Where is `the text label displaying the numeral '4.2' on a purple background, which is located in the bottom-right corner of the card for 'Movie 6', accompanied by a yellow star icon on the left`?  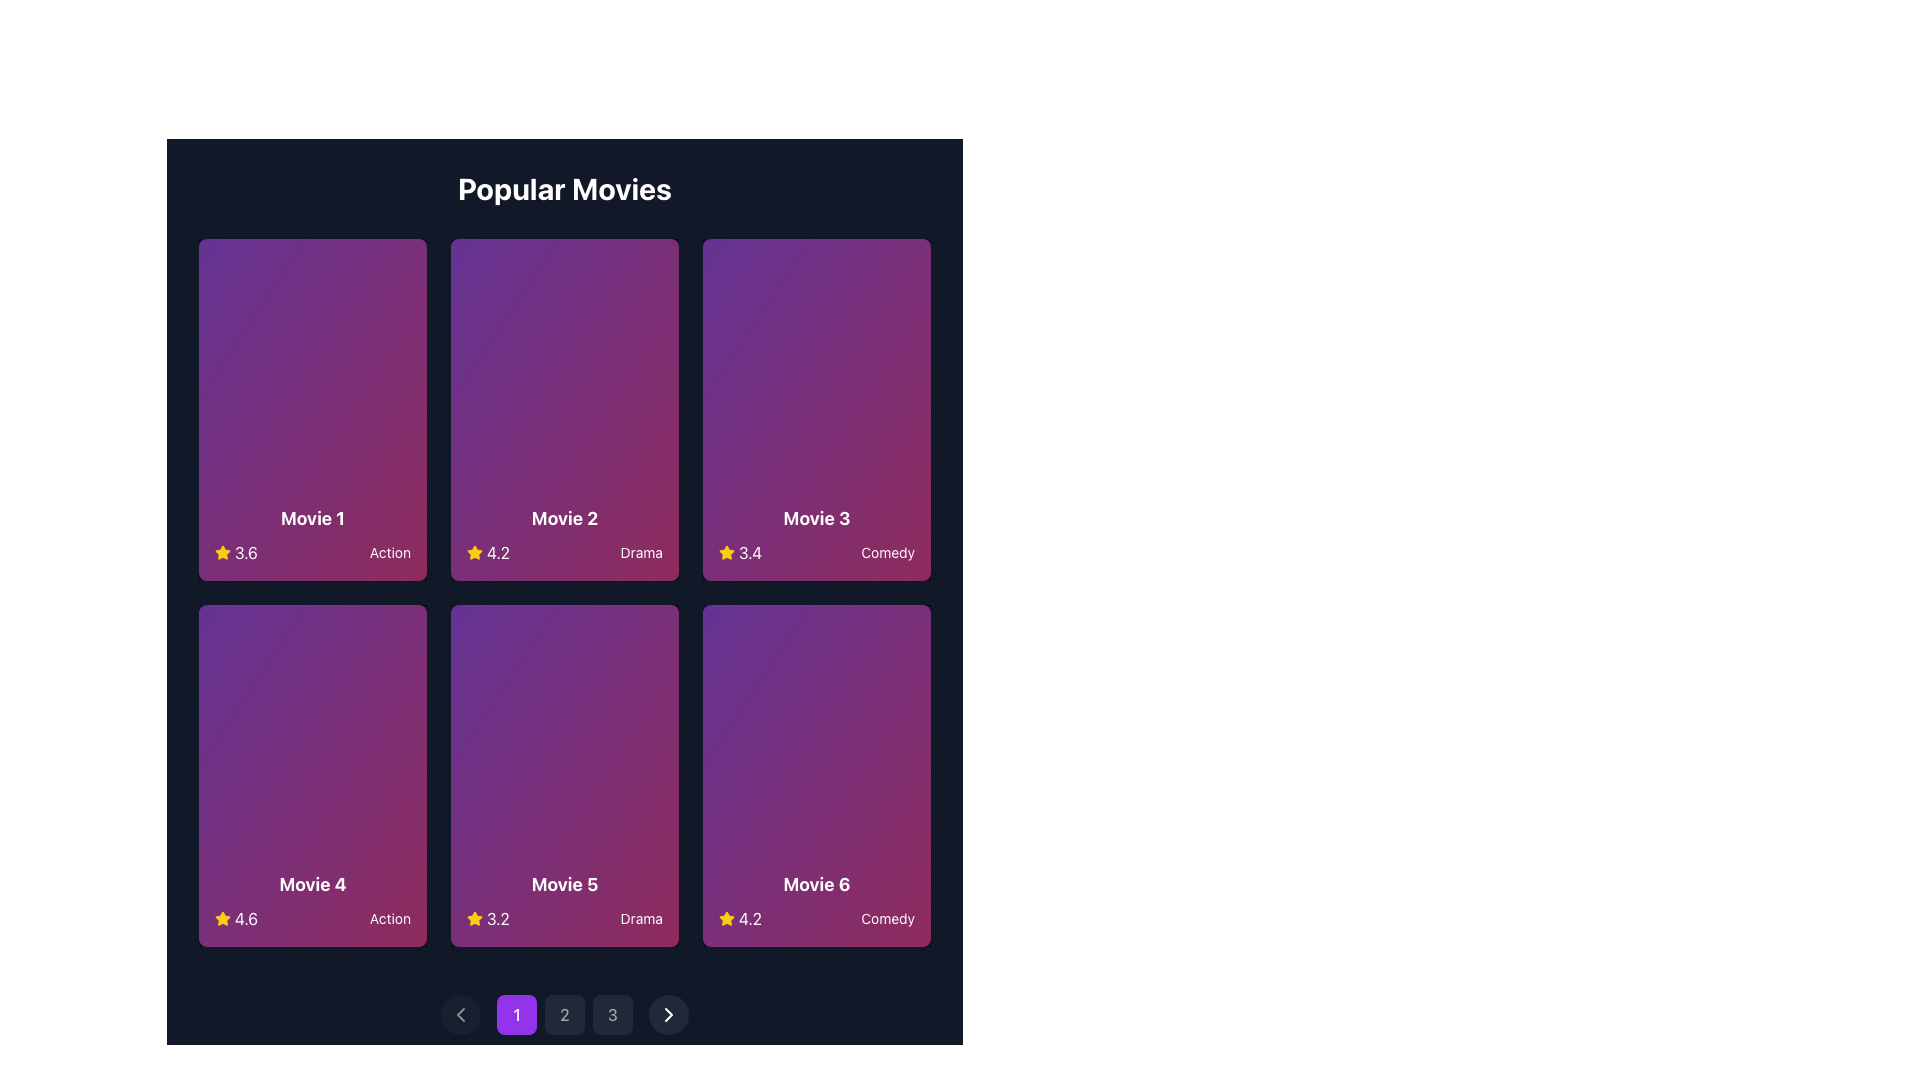
the text label displaying the numeral '4.2' on a purple background, which is located in the bottom-right corner of the card for 'Movie 6', accompanied by a yellow star icon on the left is located at coordinates (739, 918).